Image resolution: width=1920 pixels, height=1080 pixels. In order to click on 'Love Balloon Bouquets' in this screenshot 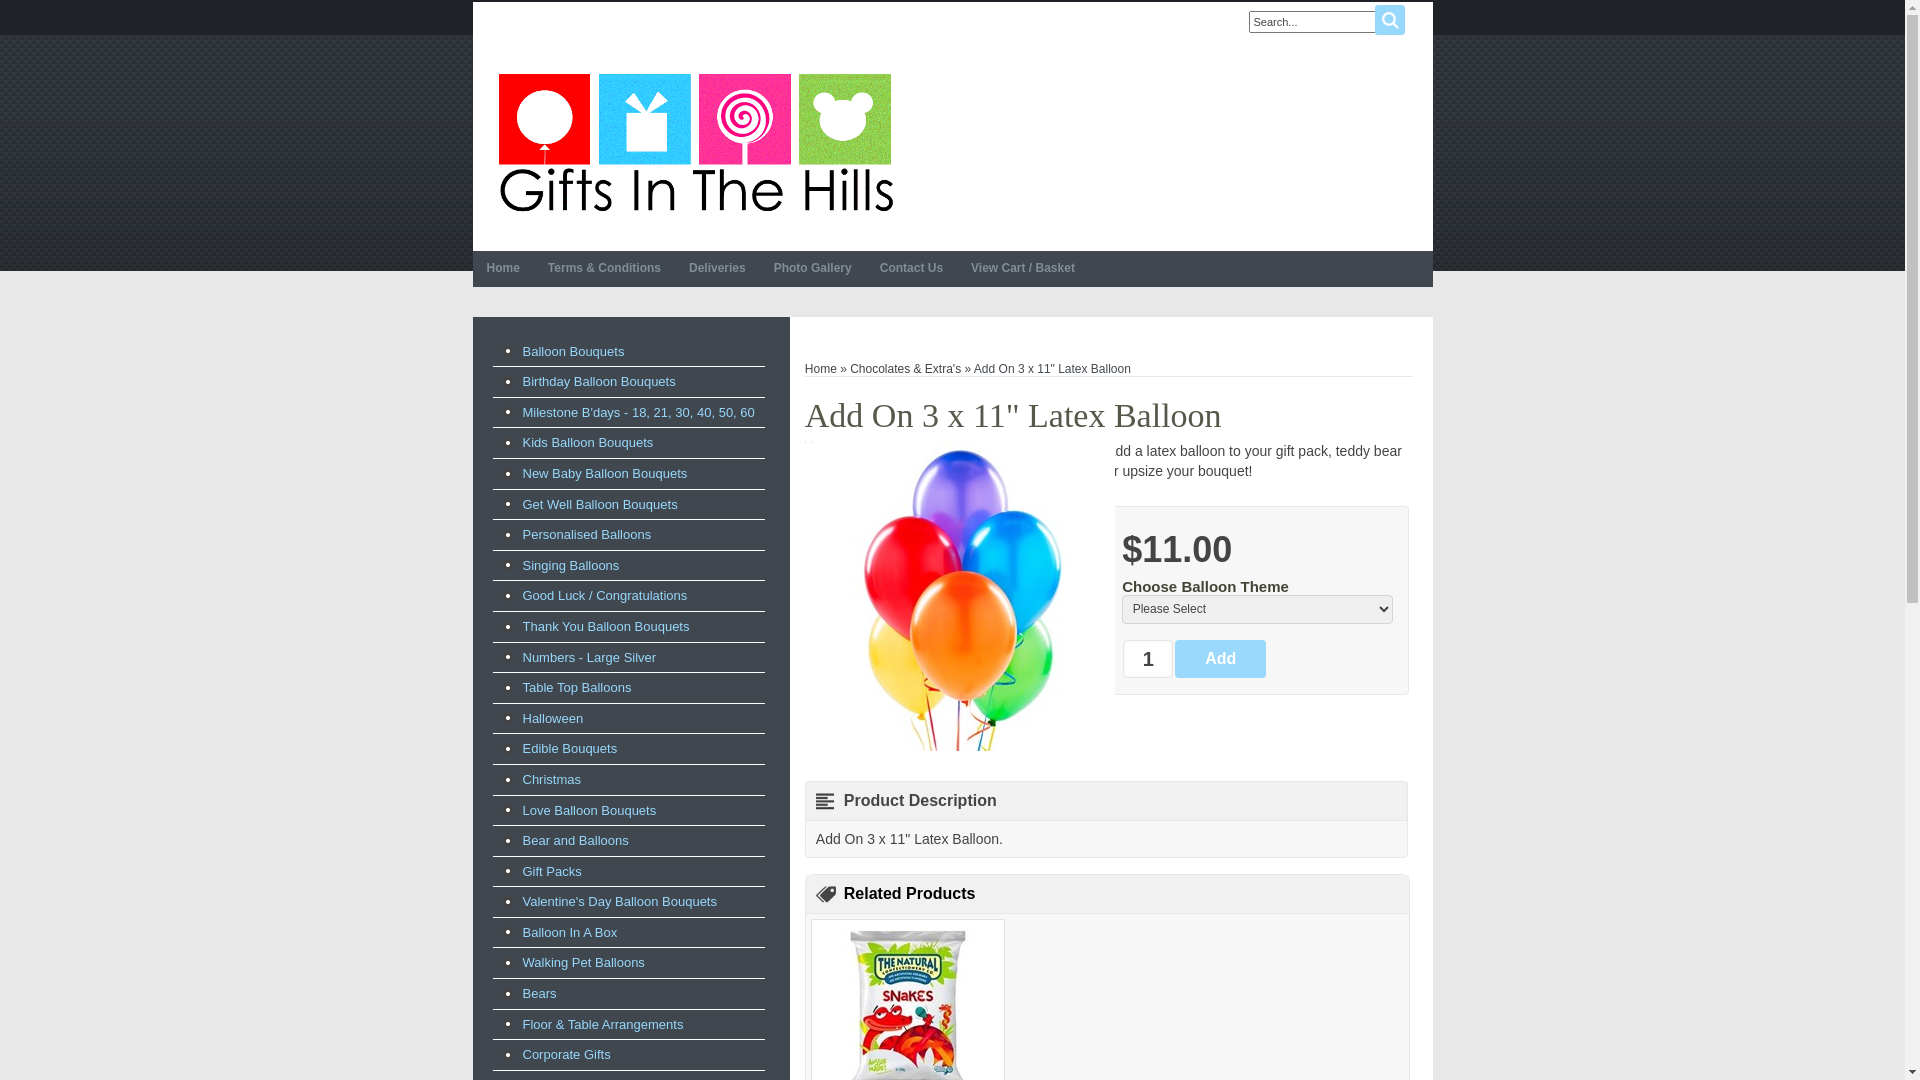, I will do `click(627, 810)`.